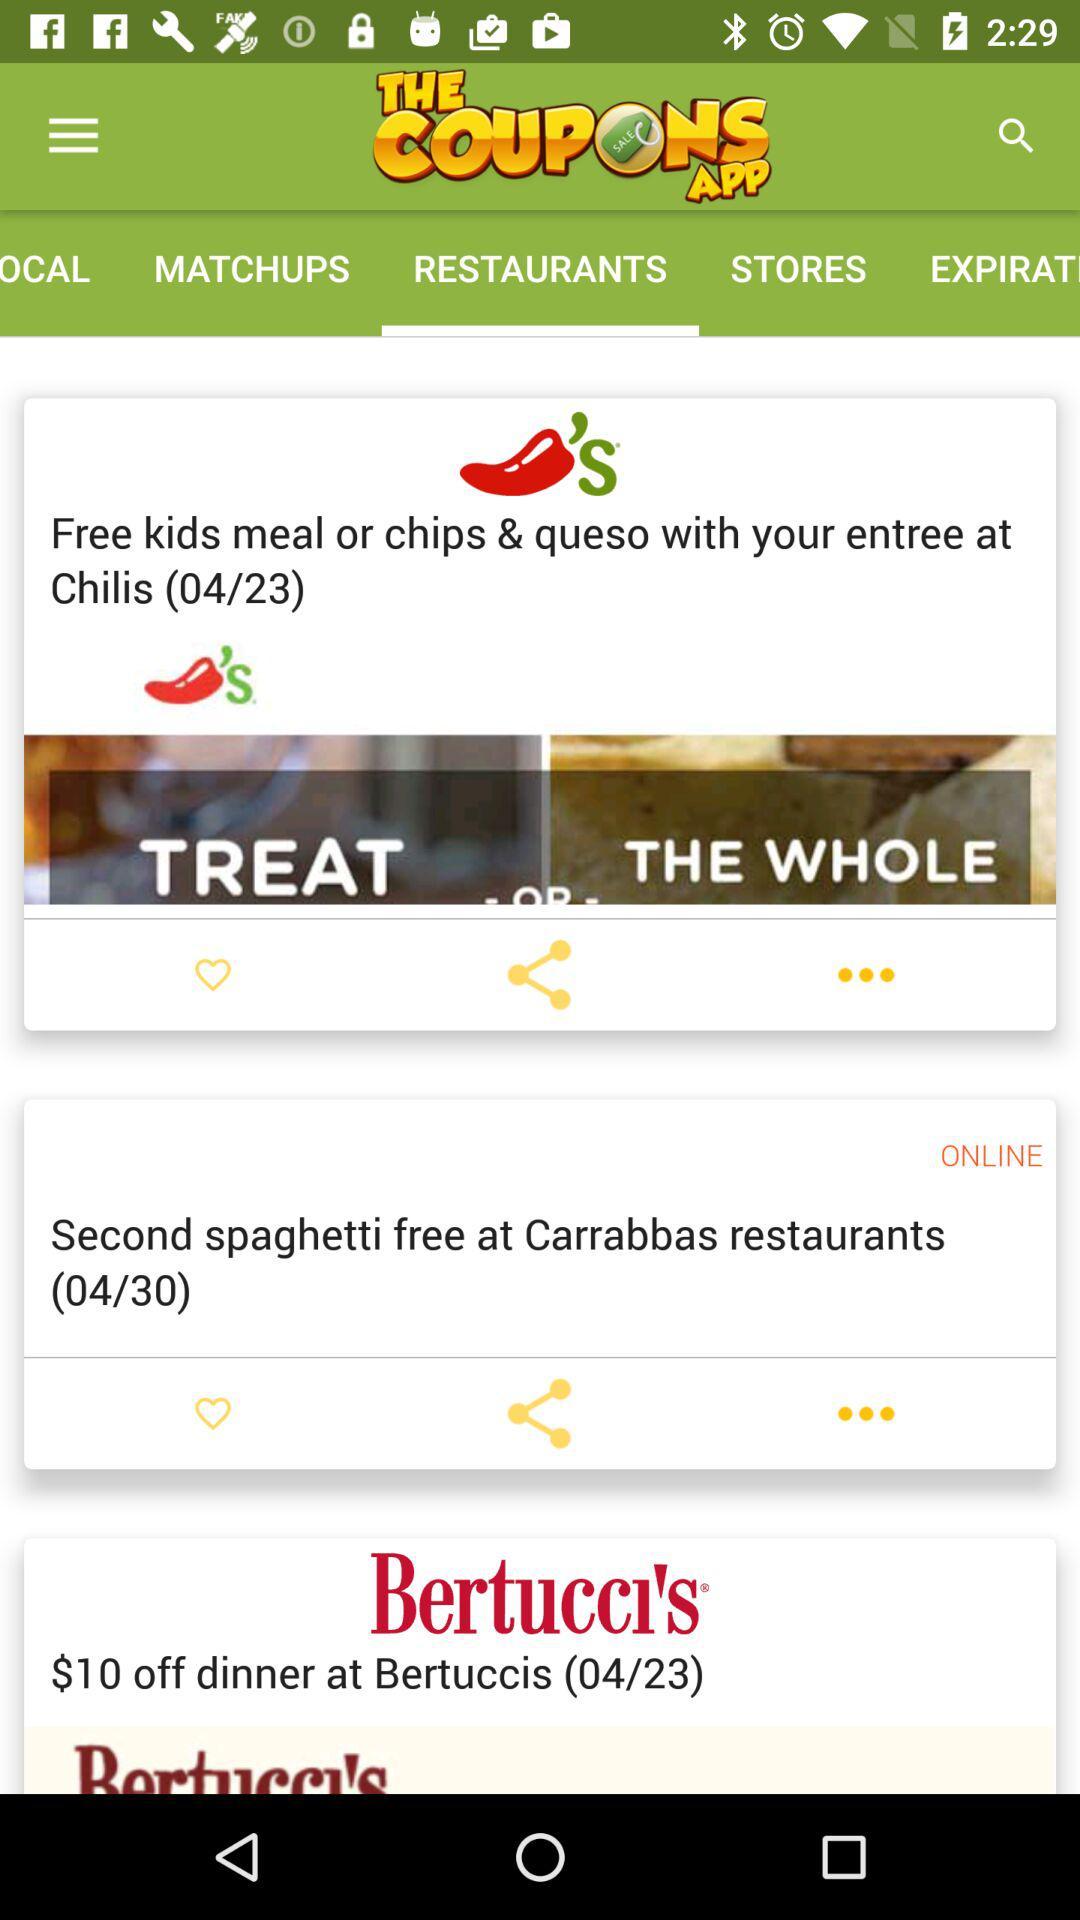 The image size is (1080, 1920). I want to click on as favorite, so click(212, 974).